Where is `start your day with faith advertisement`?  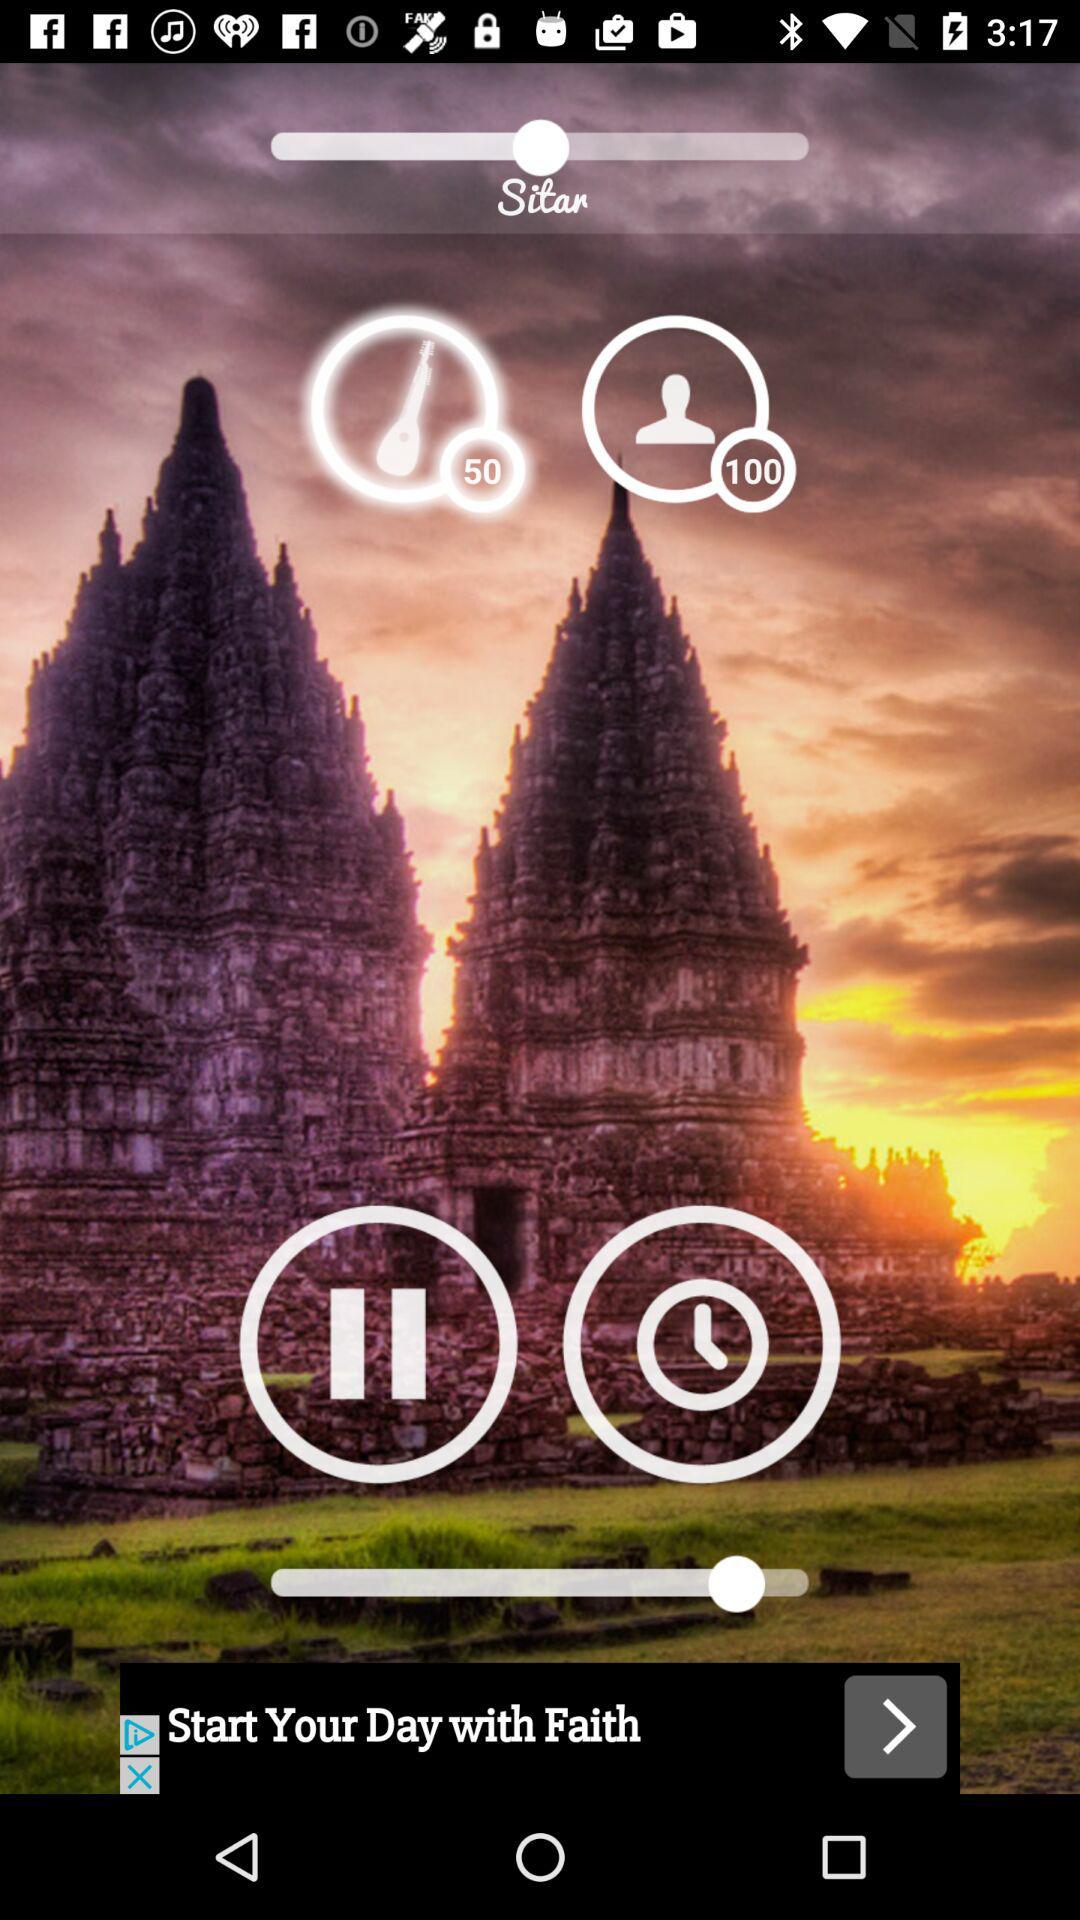 start your day with faith advertisement is located at coordinates (540, 1727).